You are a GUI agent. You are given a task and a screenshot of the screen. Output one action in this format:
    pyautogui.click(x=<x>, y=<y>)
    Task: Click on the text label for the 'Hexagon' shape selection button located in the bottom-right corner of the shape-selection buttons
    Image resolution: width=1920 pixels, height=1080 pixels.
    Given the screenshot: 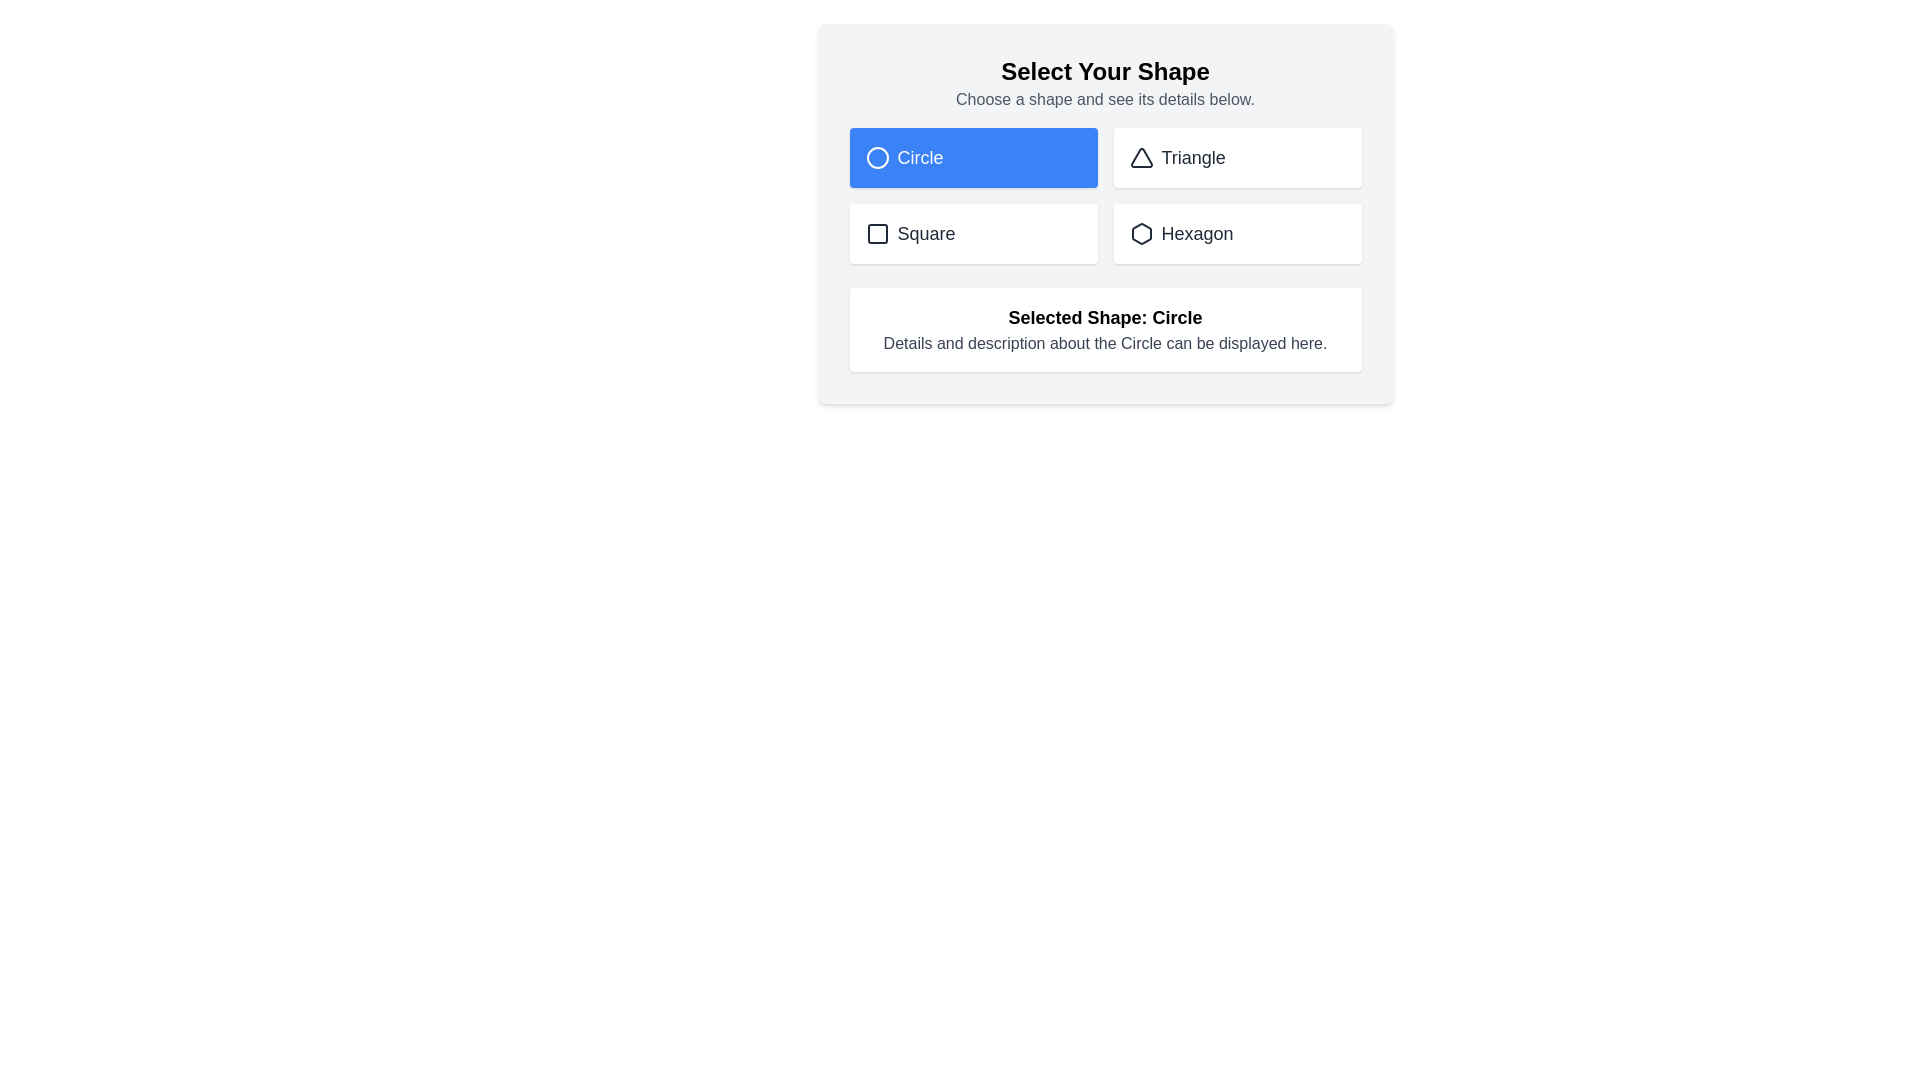 What is the action you would take?
    pyautogui.click(x=1197, y=233)
    